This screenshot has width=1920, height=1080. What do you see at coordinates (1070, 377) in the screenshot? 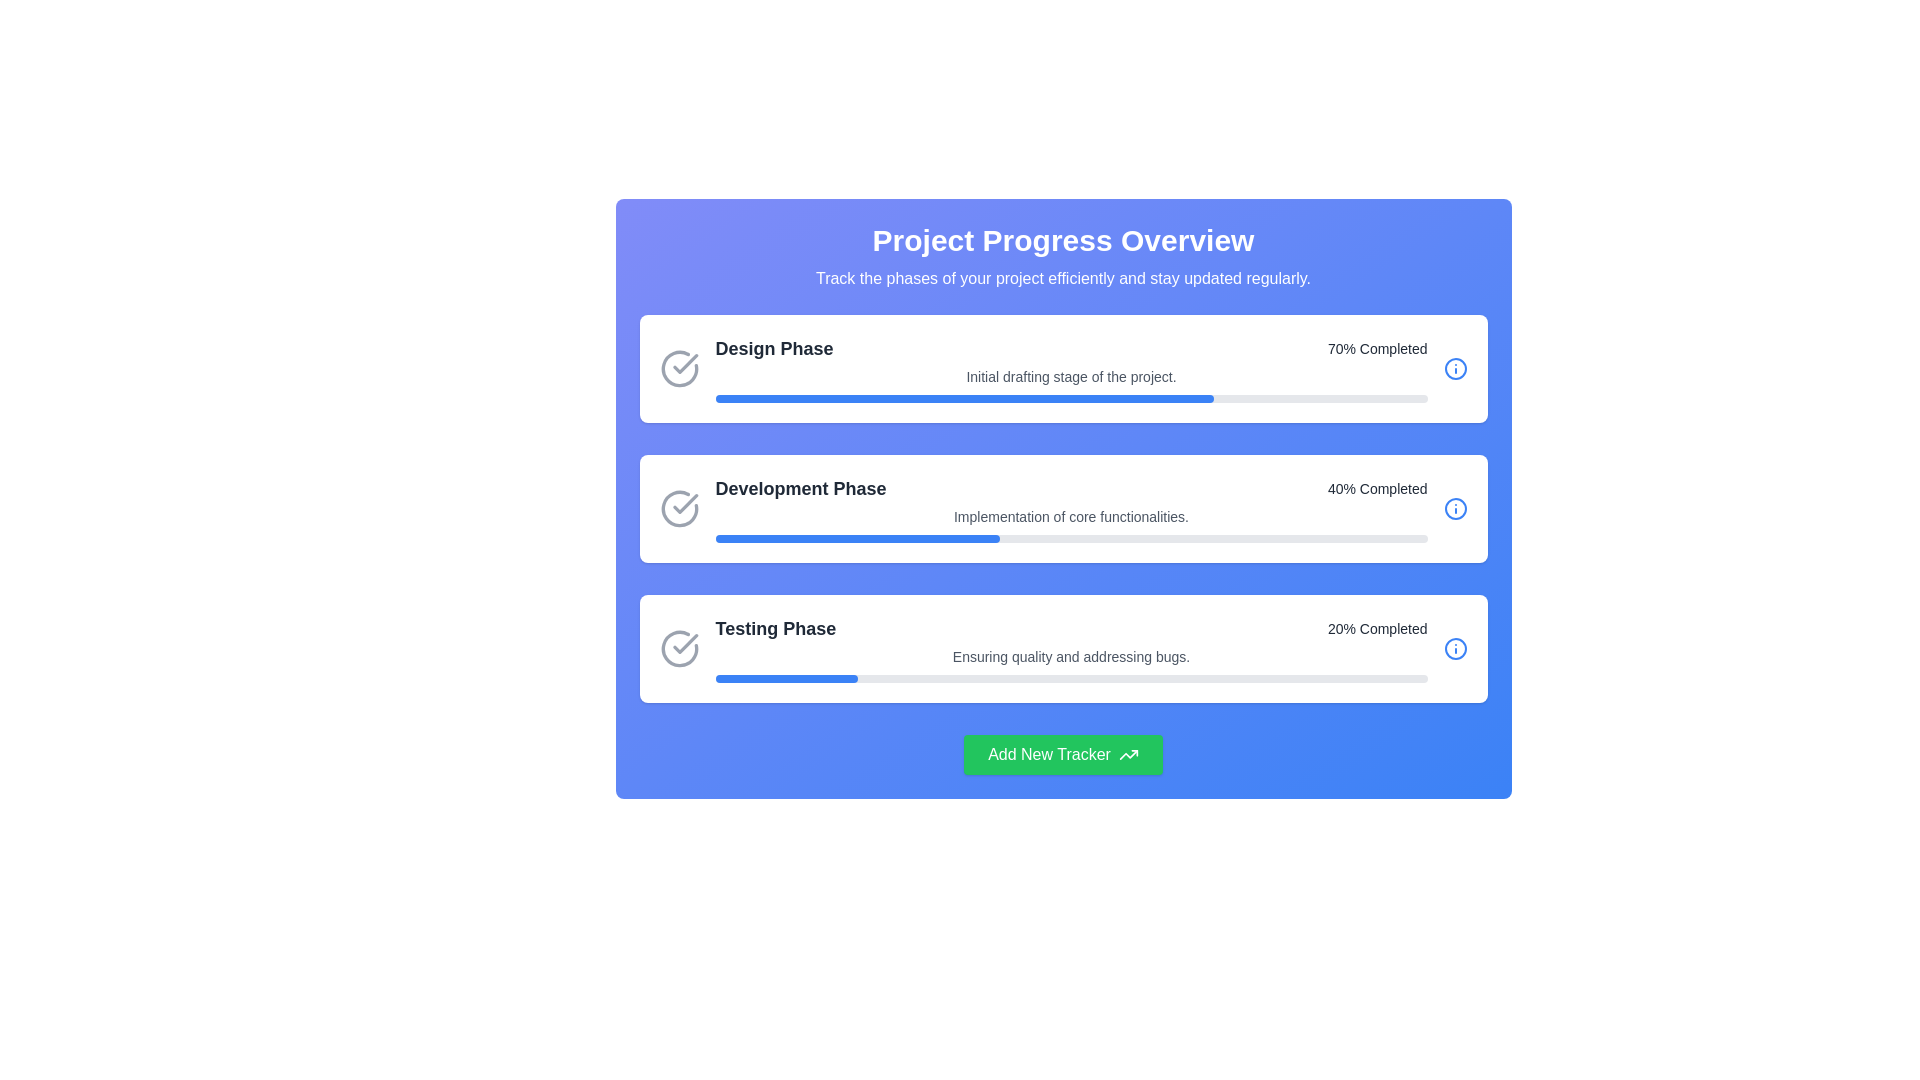
I see `the informative text that reads 'Initial drafting stage of the project', located beneath the heading 'Design Phase' and the progress information '70% Completed'` at bounding box center [1070, 377].